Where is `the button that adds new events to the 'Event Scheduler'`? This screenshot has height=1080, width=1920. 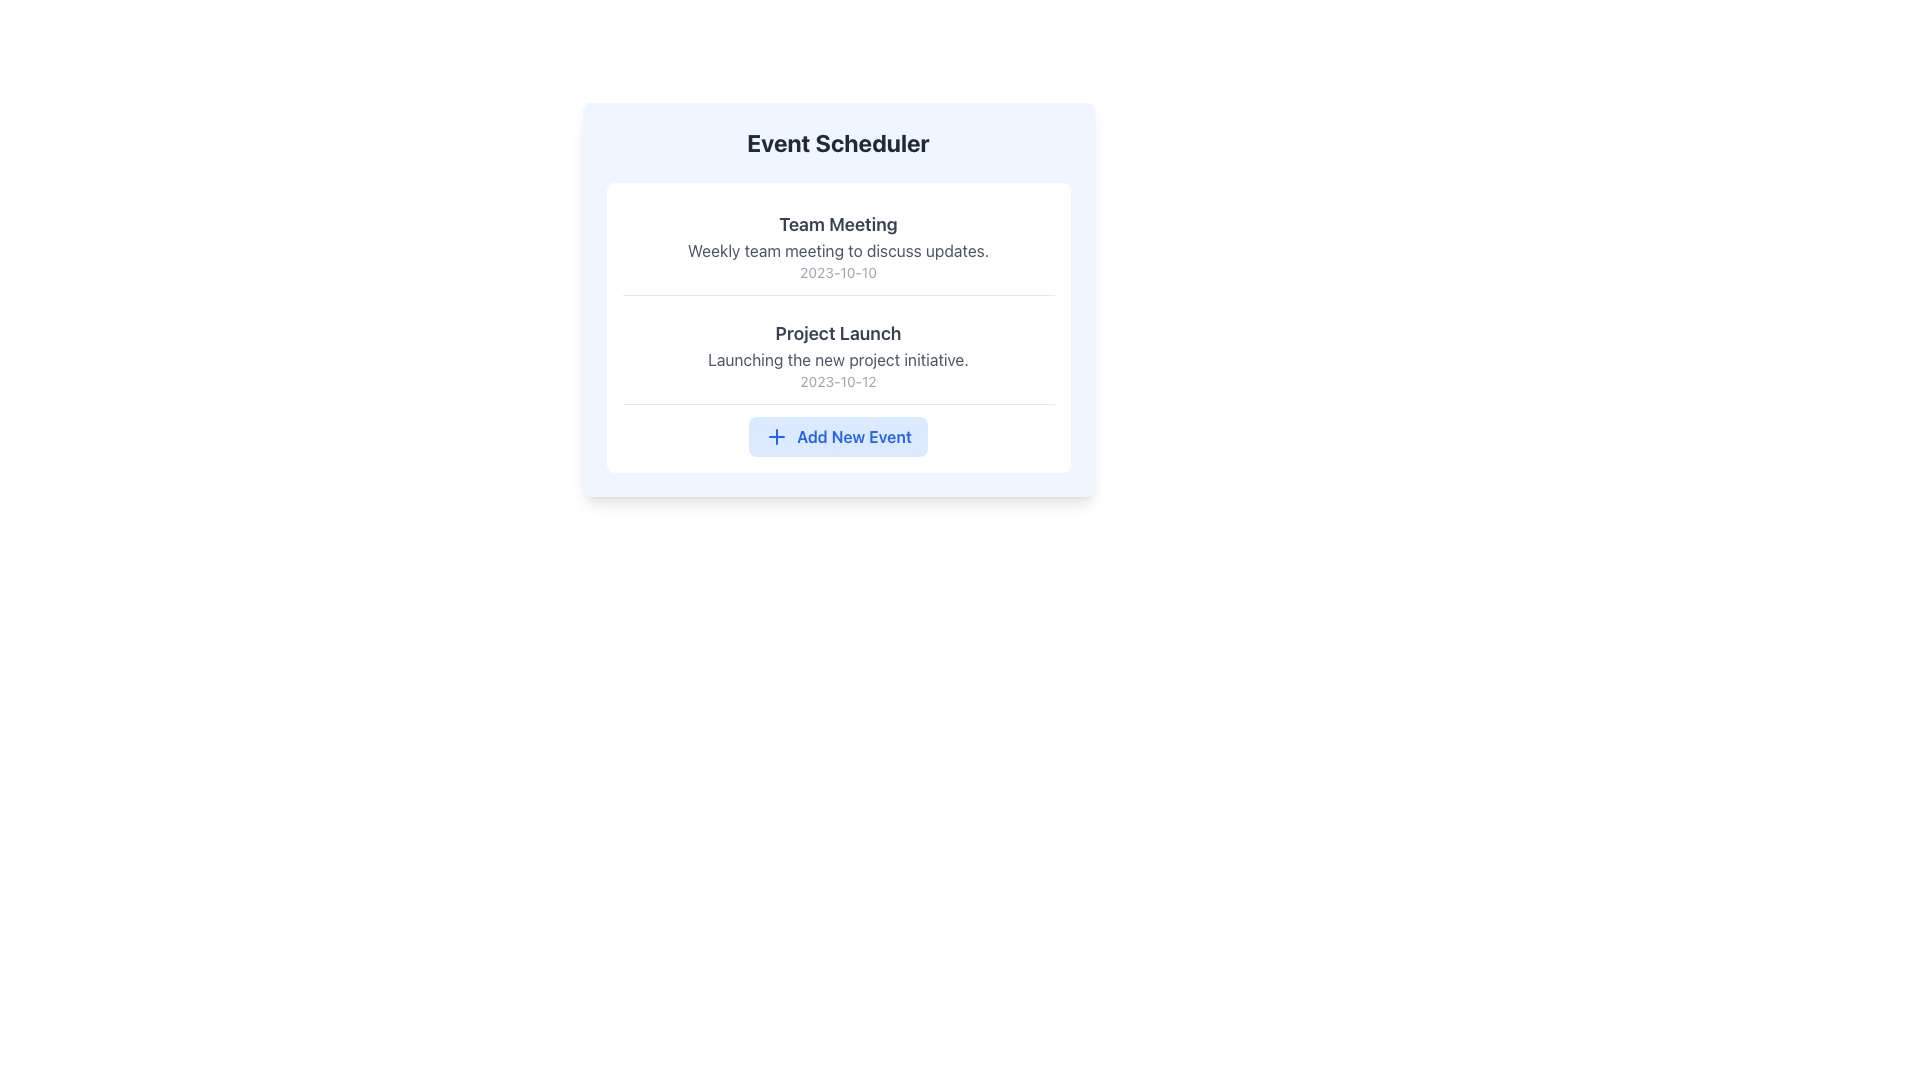 the button that adds new events to the 'Event Scheduler' is located at coordinates (838, 435).